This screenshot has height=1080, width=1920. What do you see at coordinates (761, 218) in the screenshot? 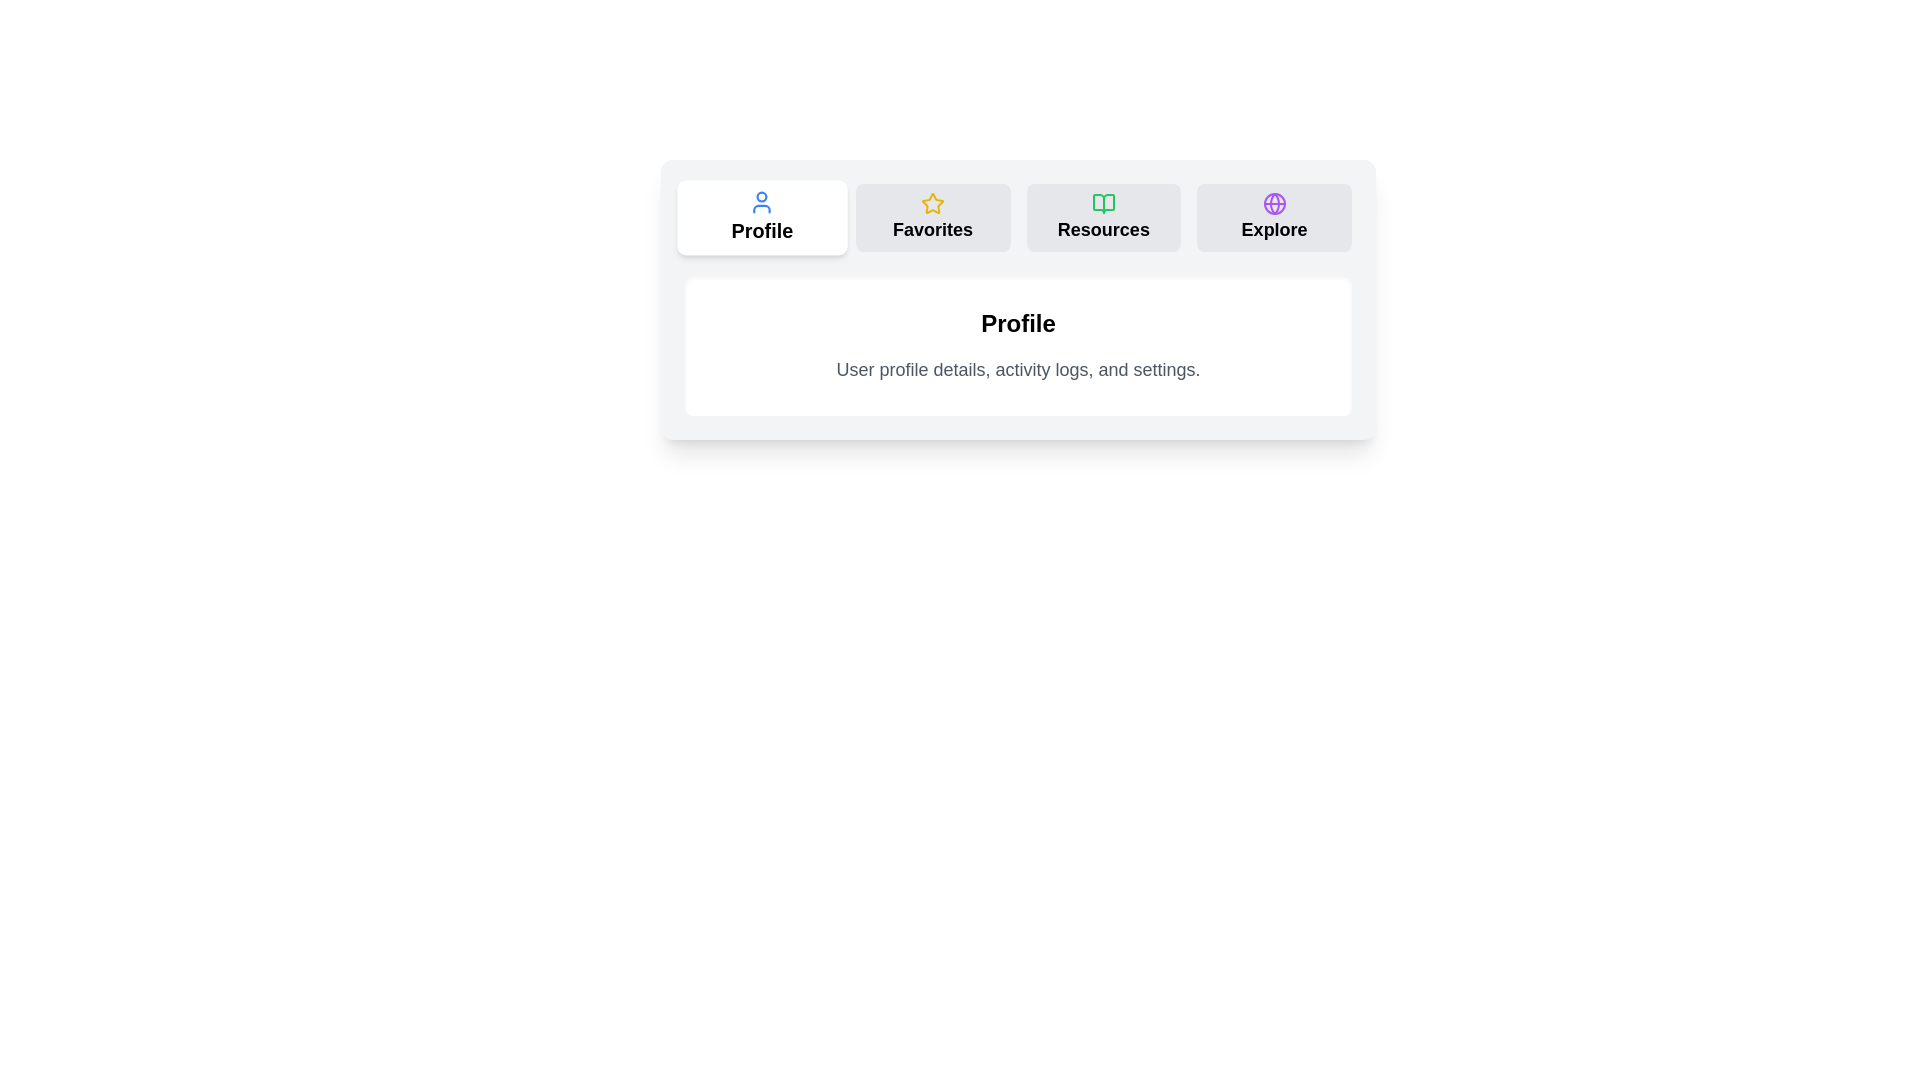
I see `the tab labeled Profile` at bounding box center [761, 218].